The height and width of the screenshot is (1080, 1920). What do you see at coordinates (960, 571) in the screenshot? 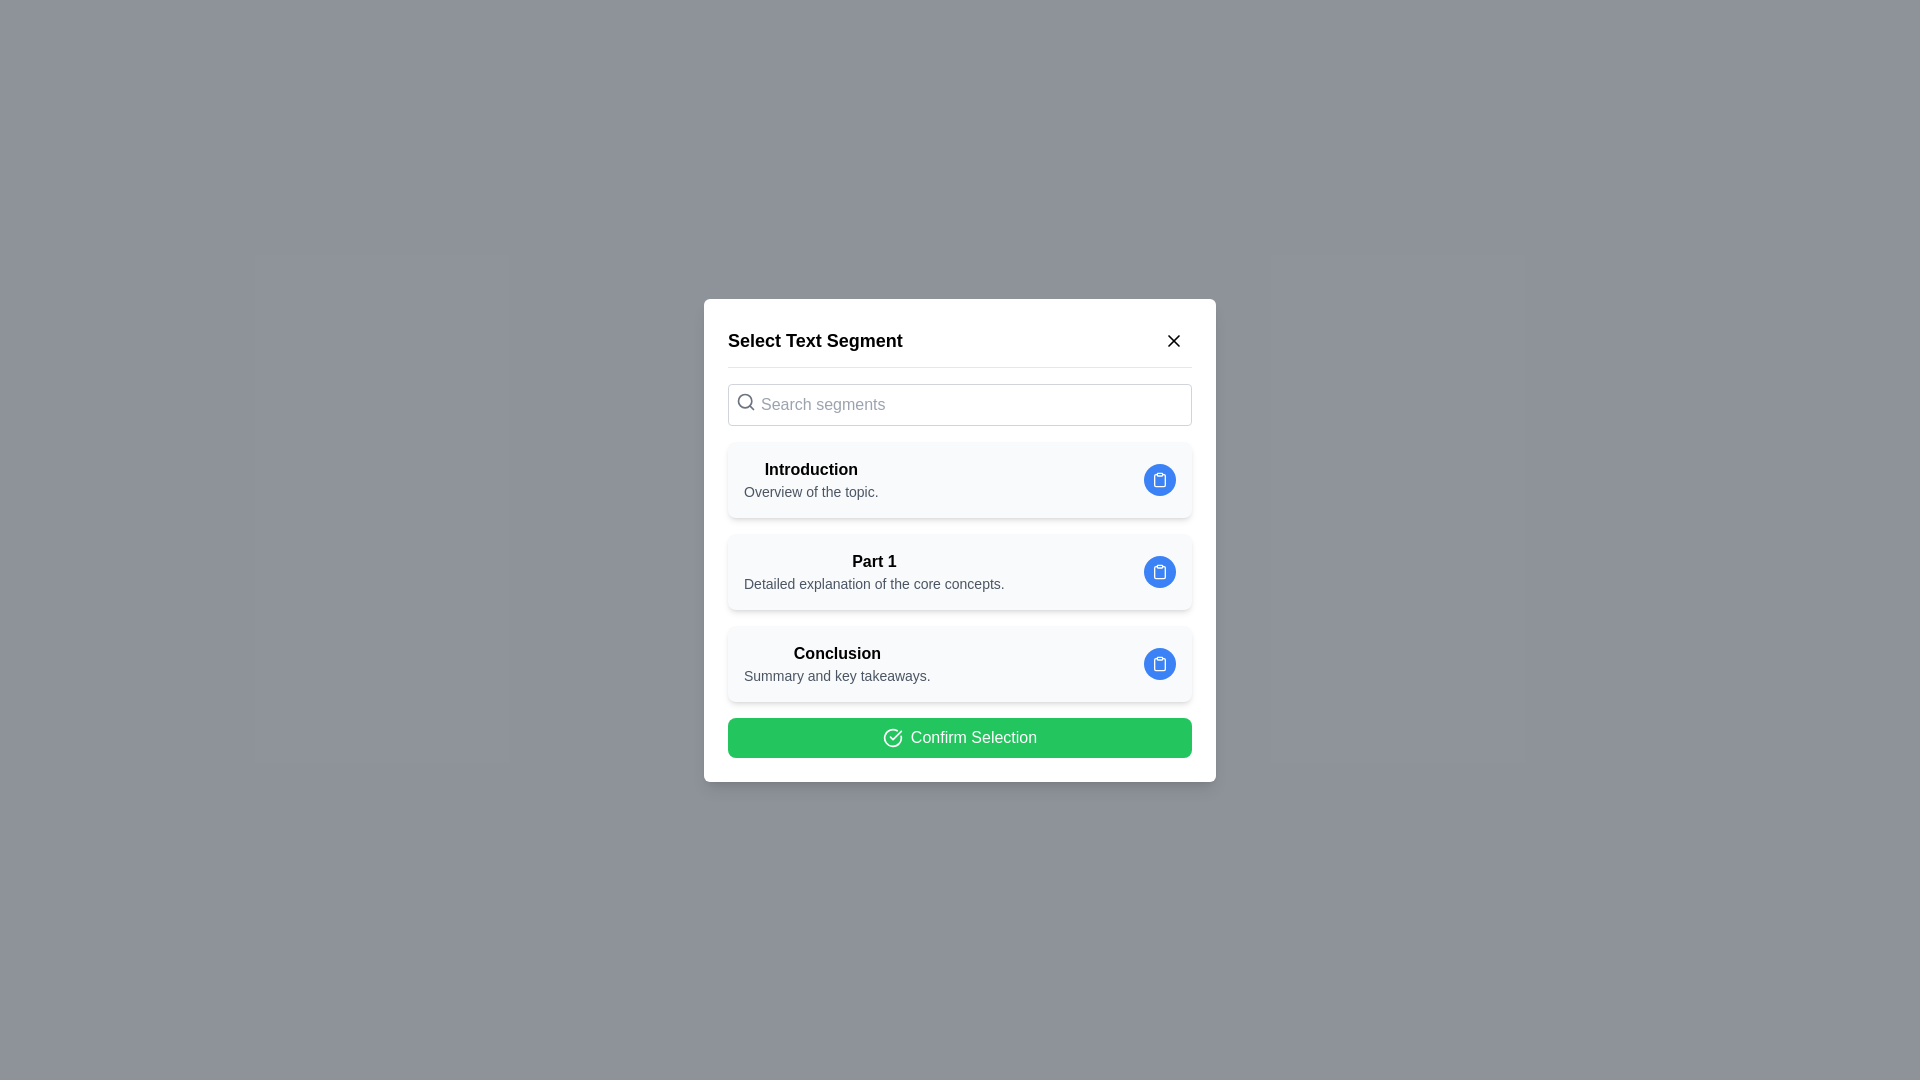
I see `the segment with title Part 1 to view its details` at bounding box center [960, 571].